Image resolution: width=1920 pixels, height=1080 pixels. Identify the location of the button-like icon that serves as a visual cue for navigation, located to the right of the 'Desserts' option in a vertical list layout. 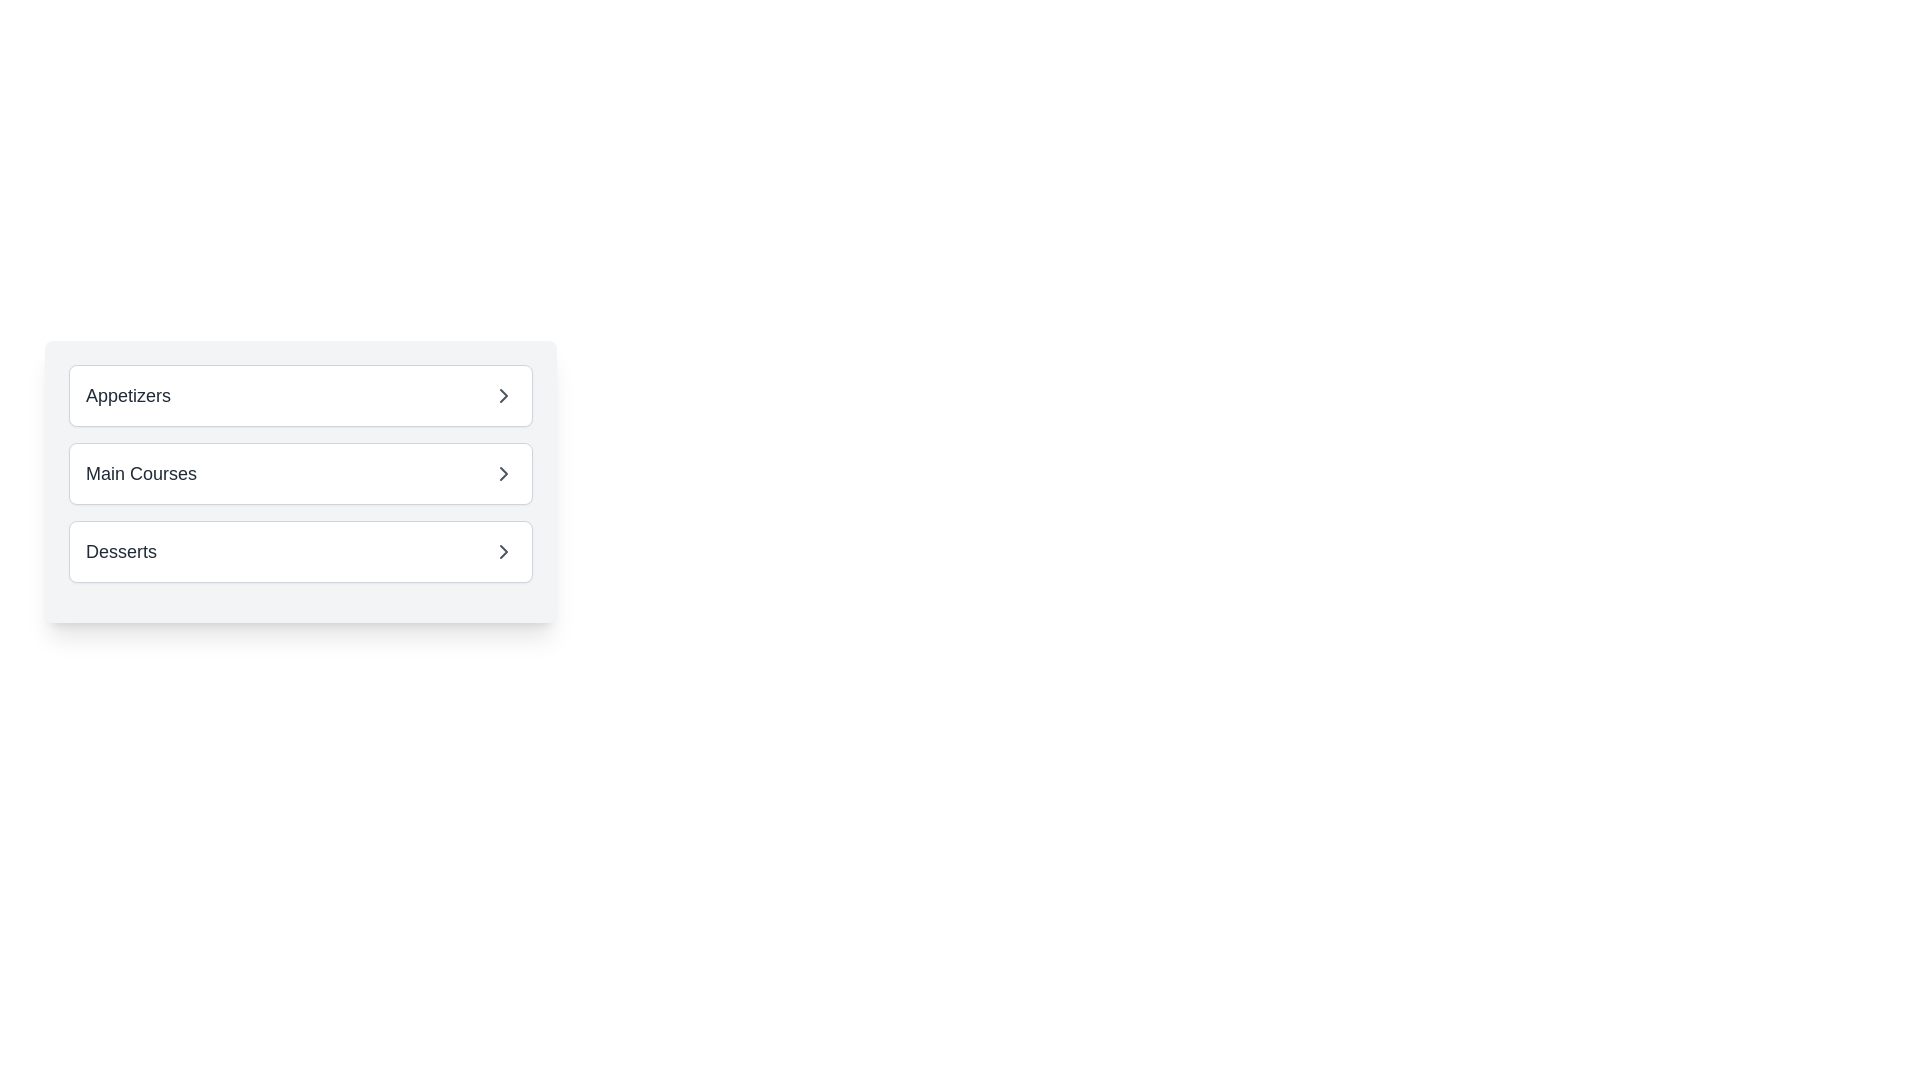
(504, 551).